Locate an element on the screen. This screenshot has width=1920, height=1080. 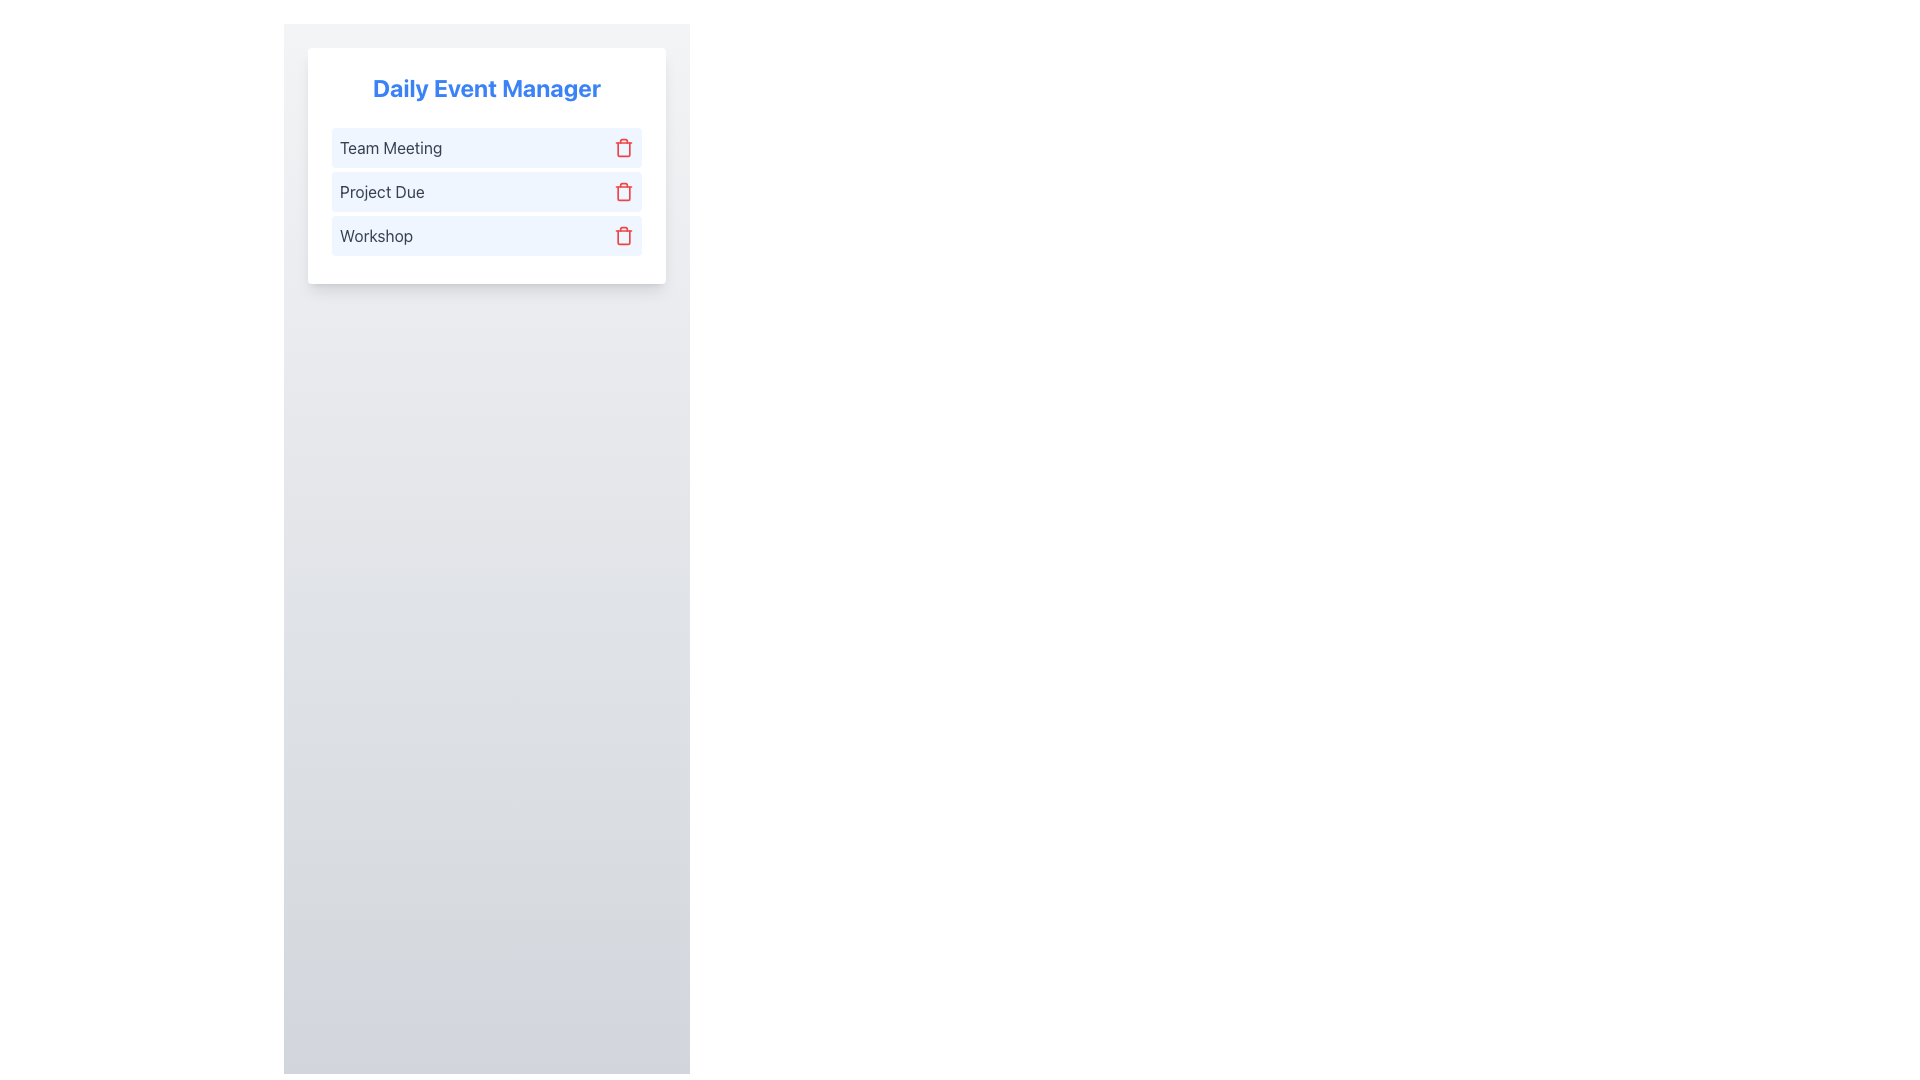
the text label displaying 'Workshop', which is the third item in a vertical list of text labels within a light blue rectangular section is located at coordinates (376, 234).